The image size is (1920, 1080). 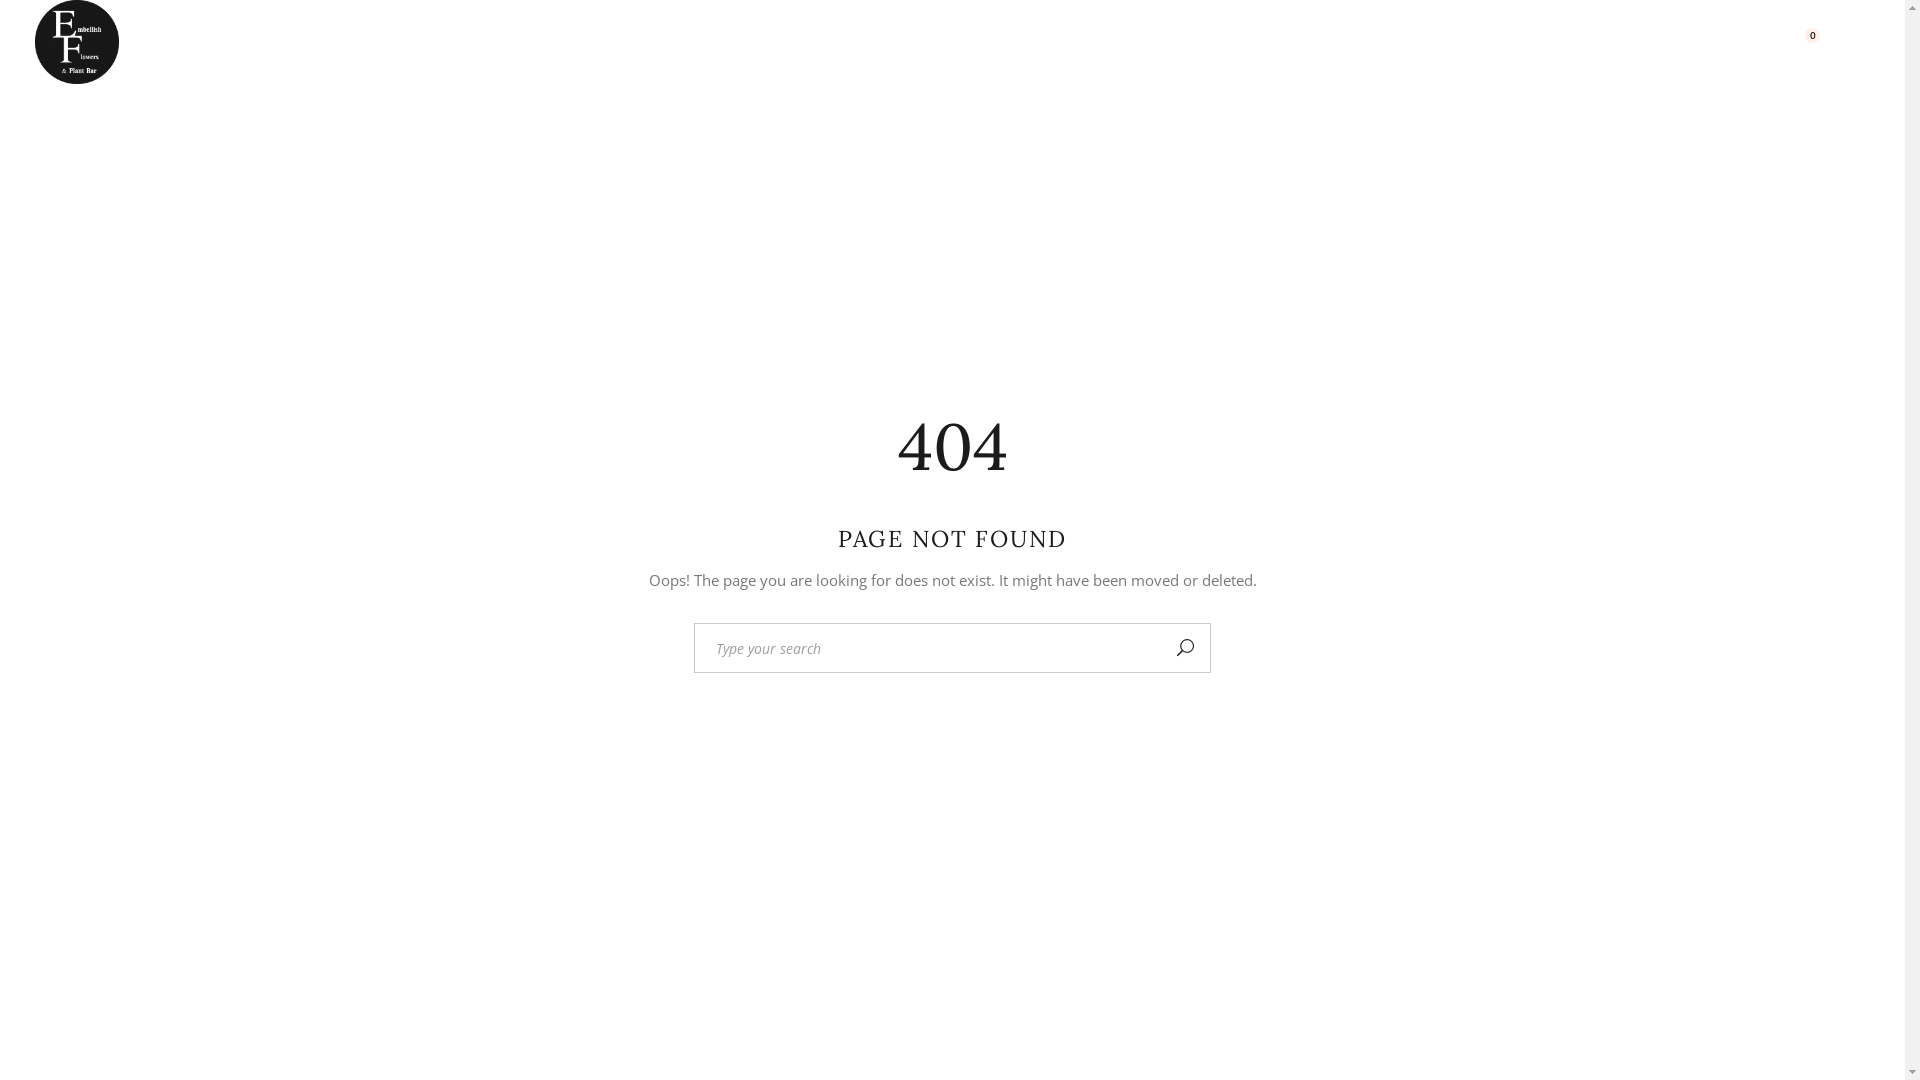 I want to click on 'PLANTS', so click(x=824, y=42).